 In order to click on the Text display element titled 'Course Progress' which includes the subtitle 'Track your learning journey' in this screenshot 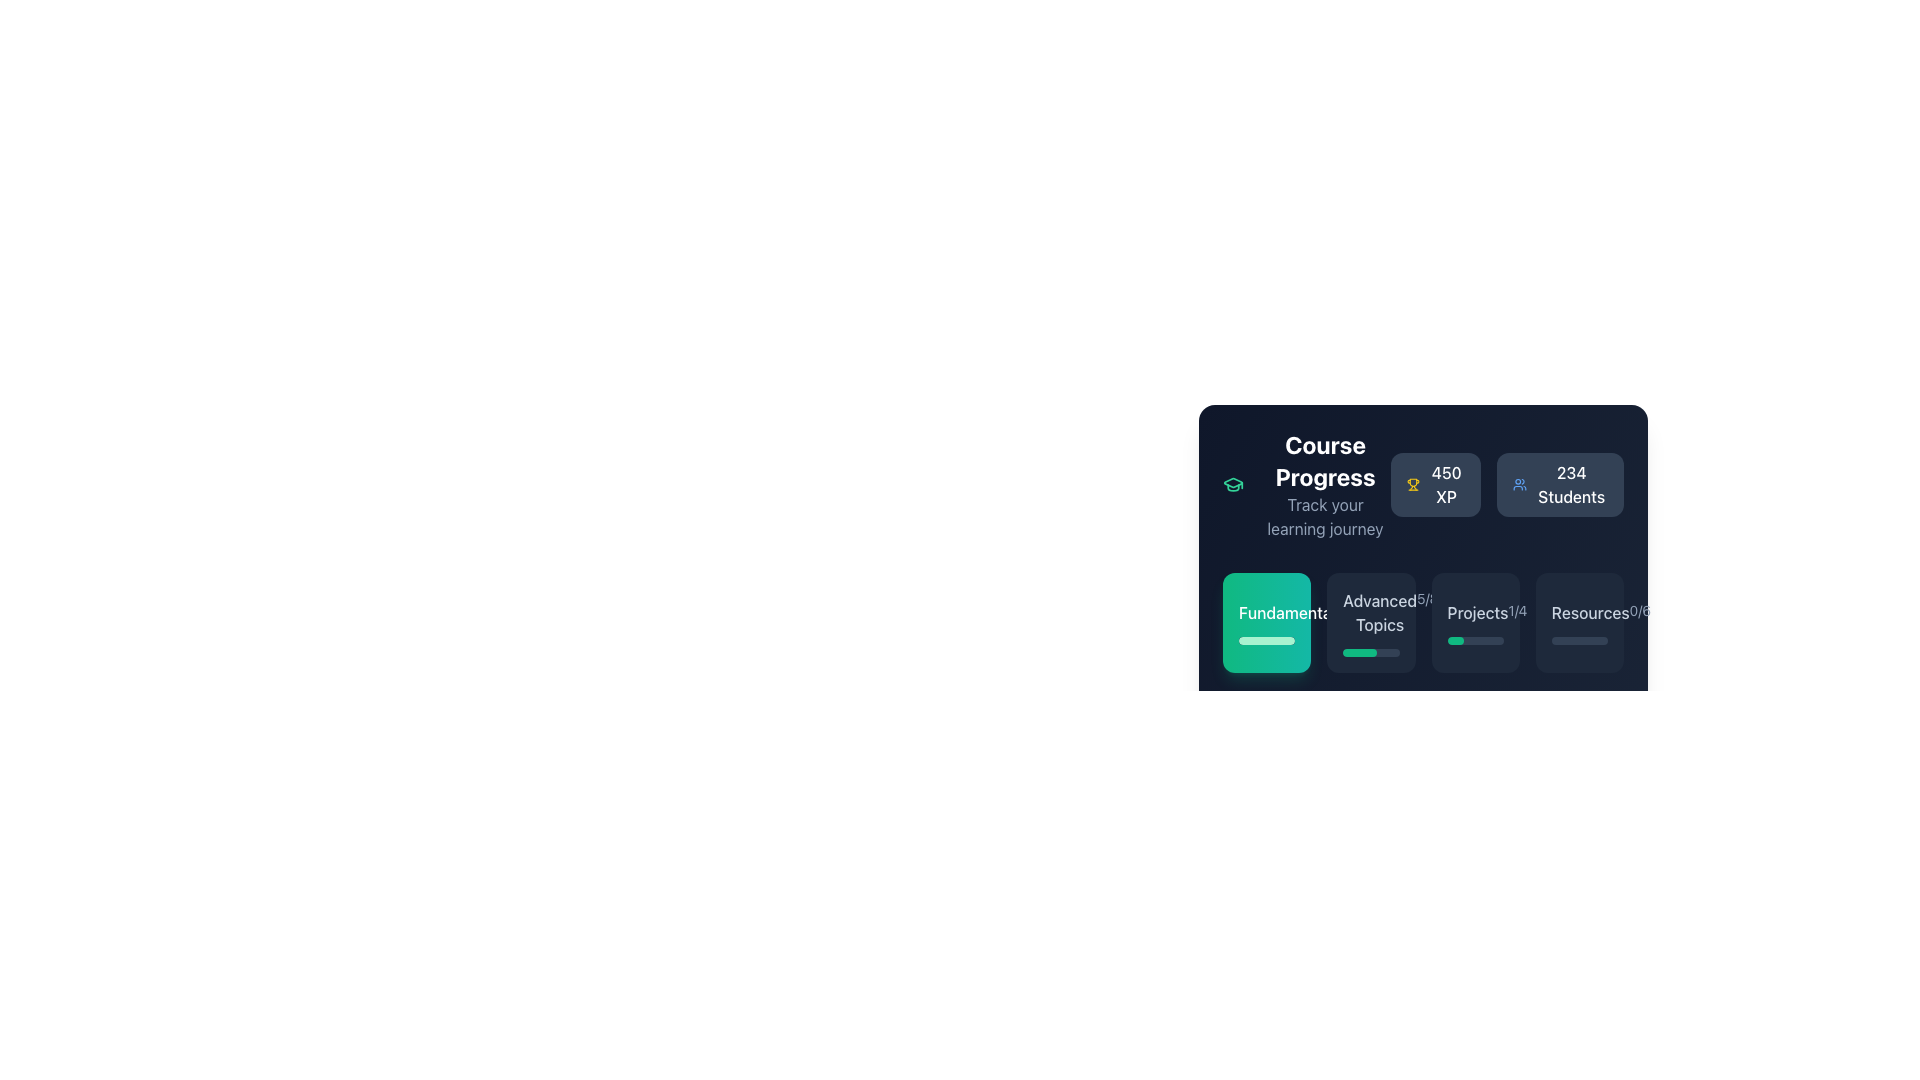, I will do `click(1325, 485)`.